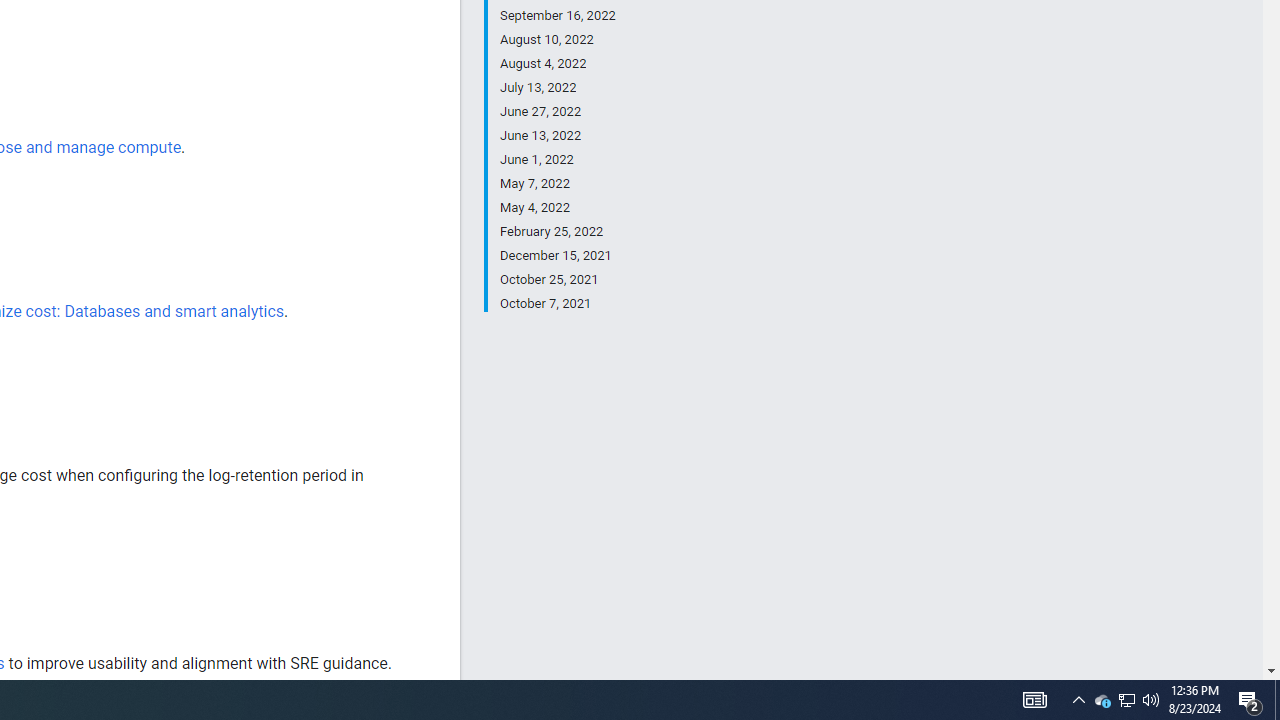  What do you see at coordinates (557, 254) in the screenshot?
I see `'December 15, 2021'` at bounding box center [557, 254].